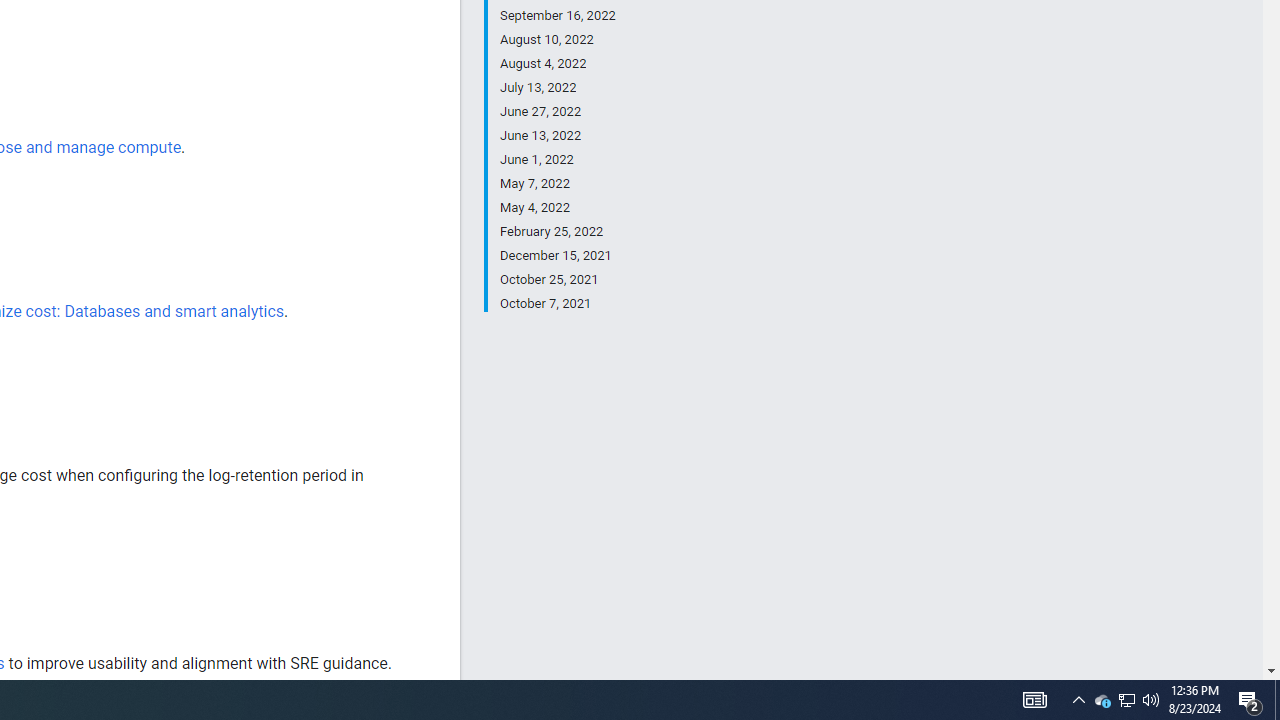  What do you see at coordinates (557, 254) in the screenshot?
I see `'December 15, 2021'` at bounding box center [557, 254].